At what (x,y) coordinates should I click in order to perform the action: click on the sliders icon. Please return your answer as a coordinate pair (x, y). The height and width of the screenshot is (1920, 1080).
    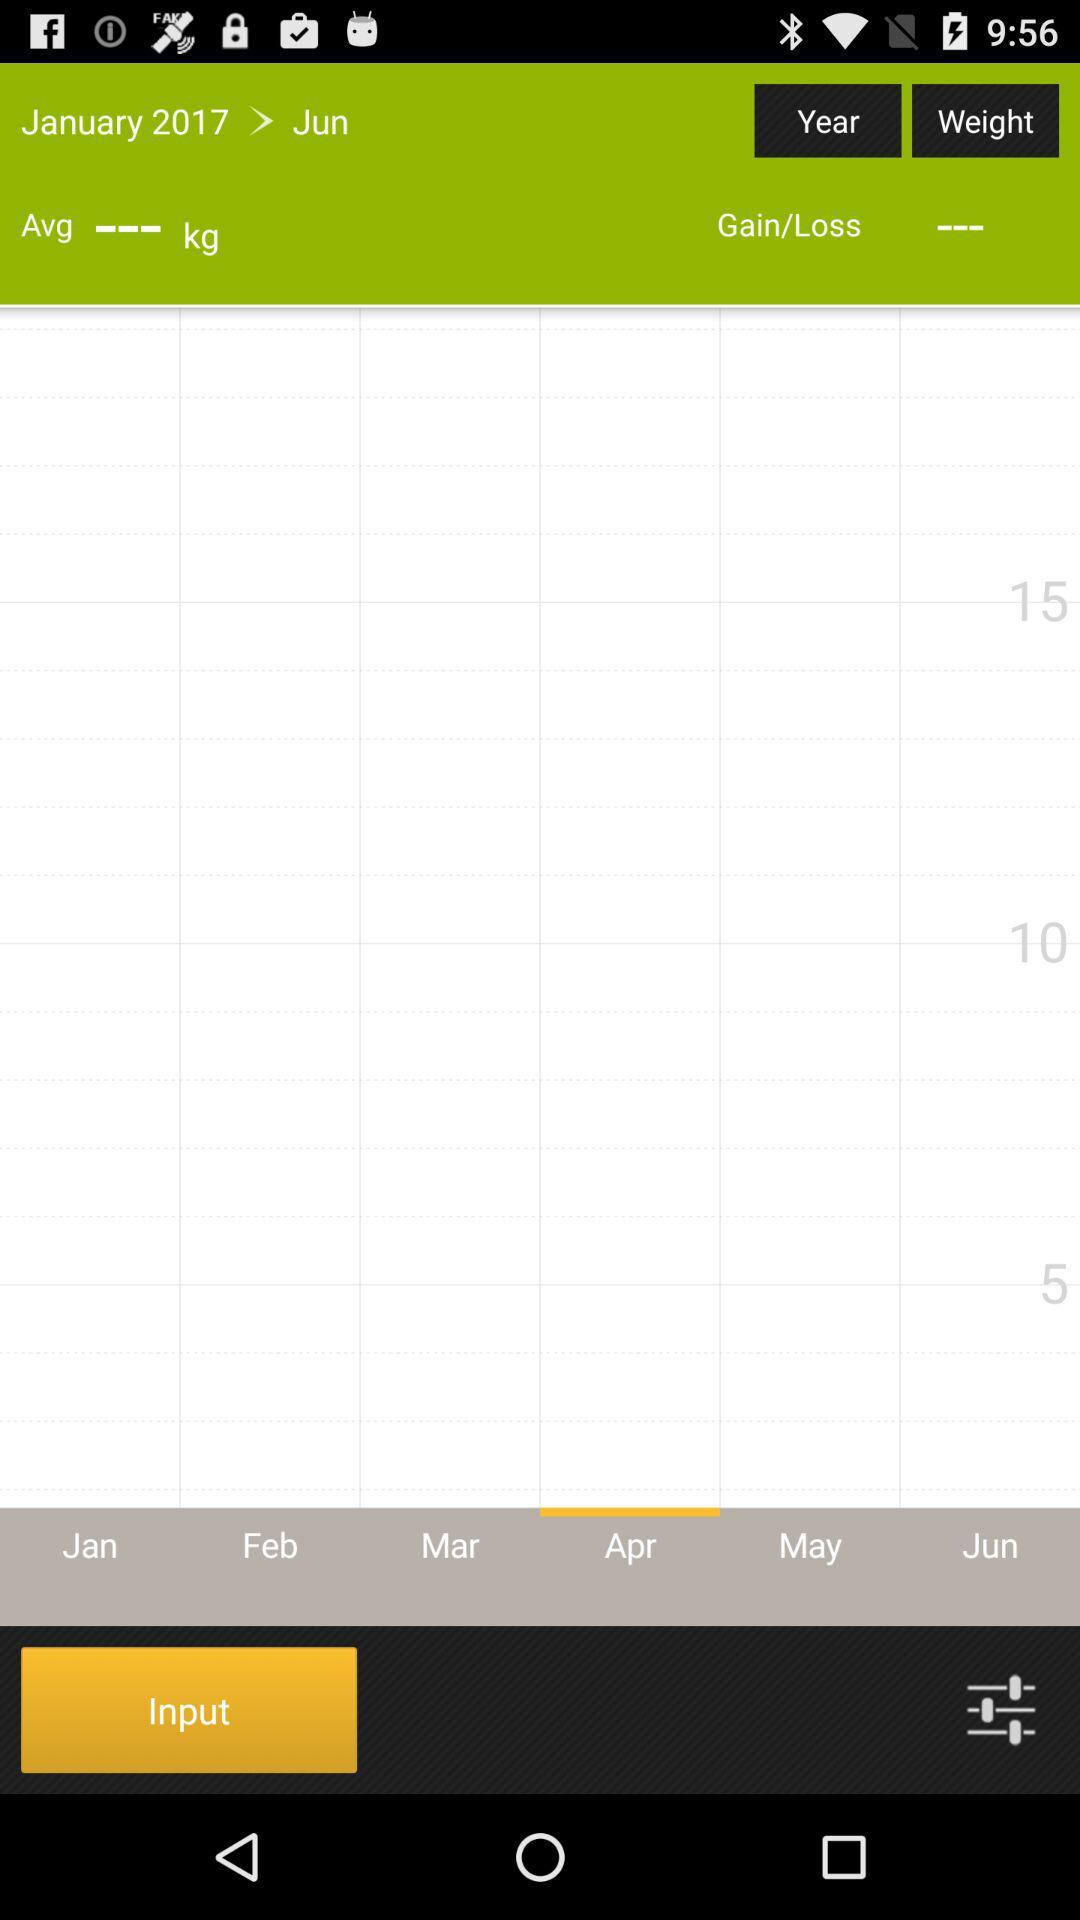
    Looking at the image, I should click on (1001, 1830).